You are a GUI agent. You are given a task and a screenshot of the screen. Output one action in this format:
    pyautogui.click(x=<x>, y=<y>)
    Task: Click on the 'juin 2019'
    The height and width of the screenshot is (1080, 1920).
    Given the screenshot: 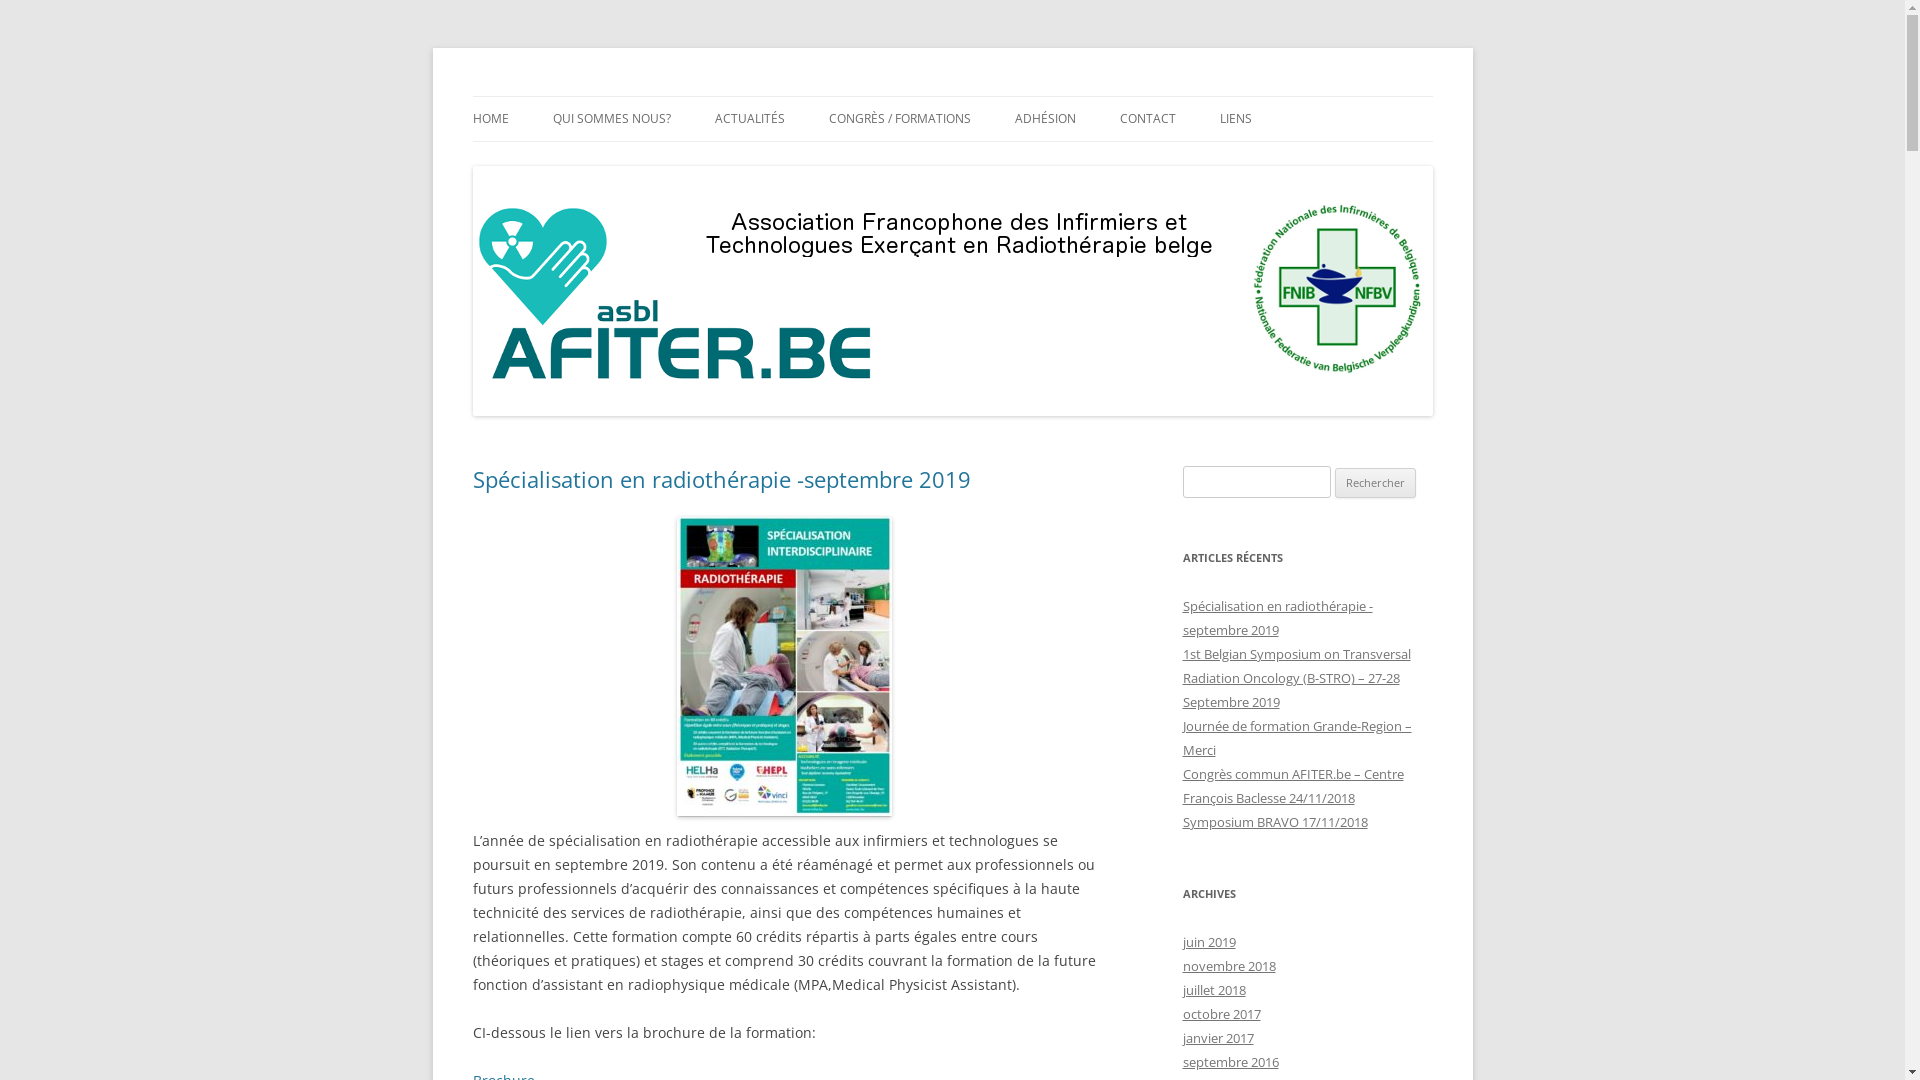 What is the action you would take?
    pyautogui.click(x=1207, y=941)
    